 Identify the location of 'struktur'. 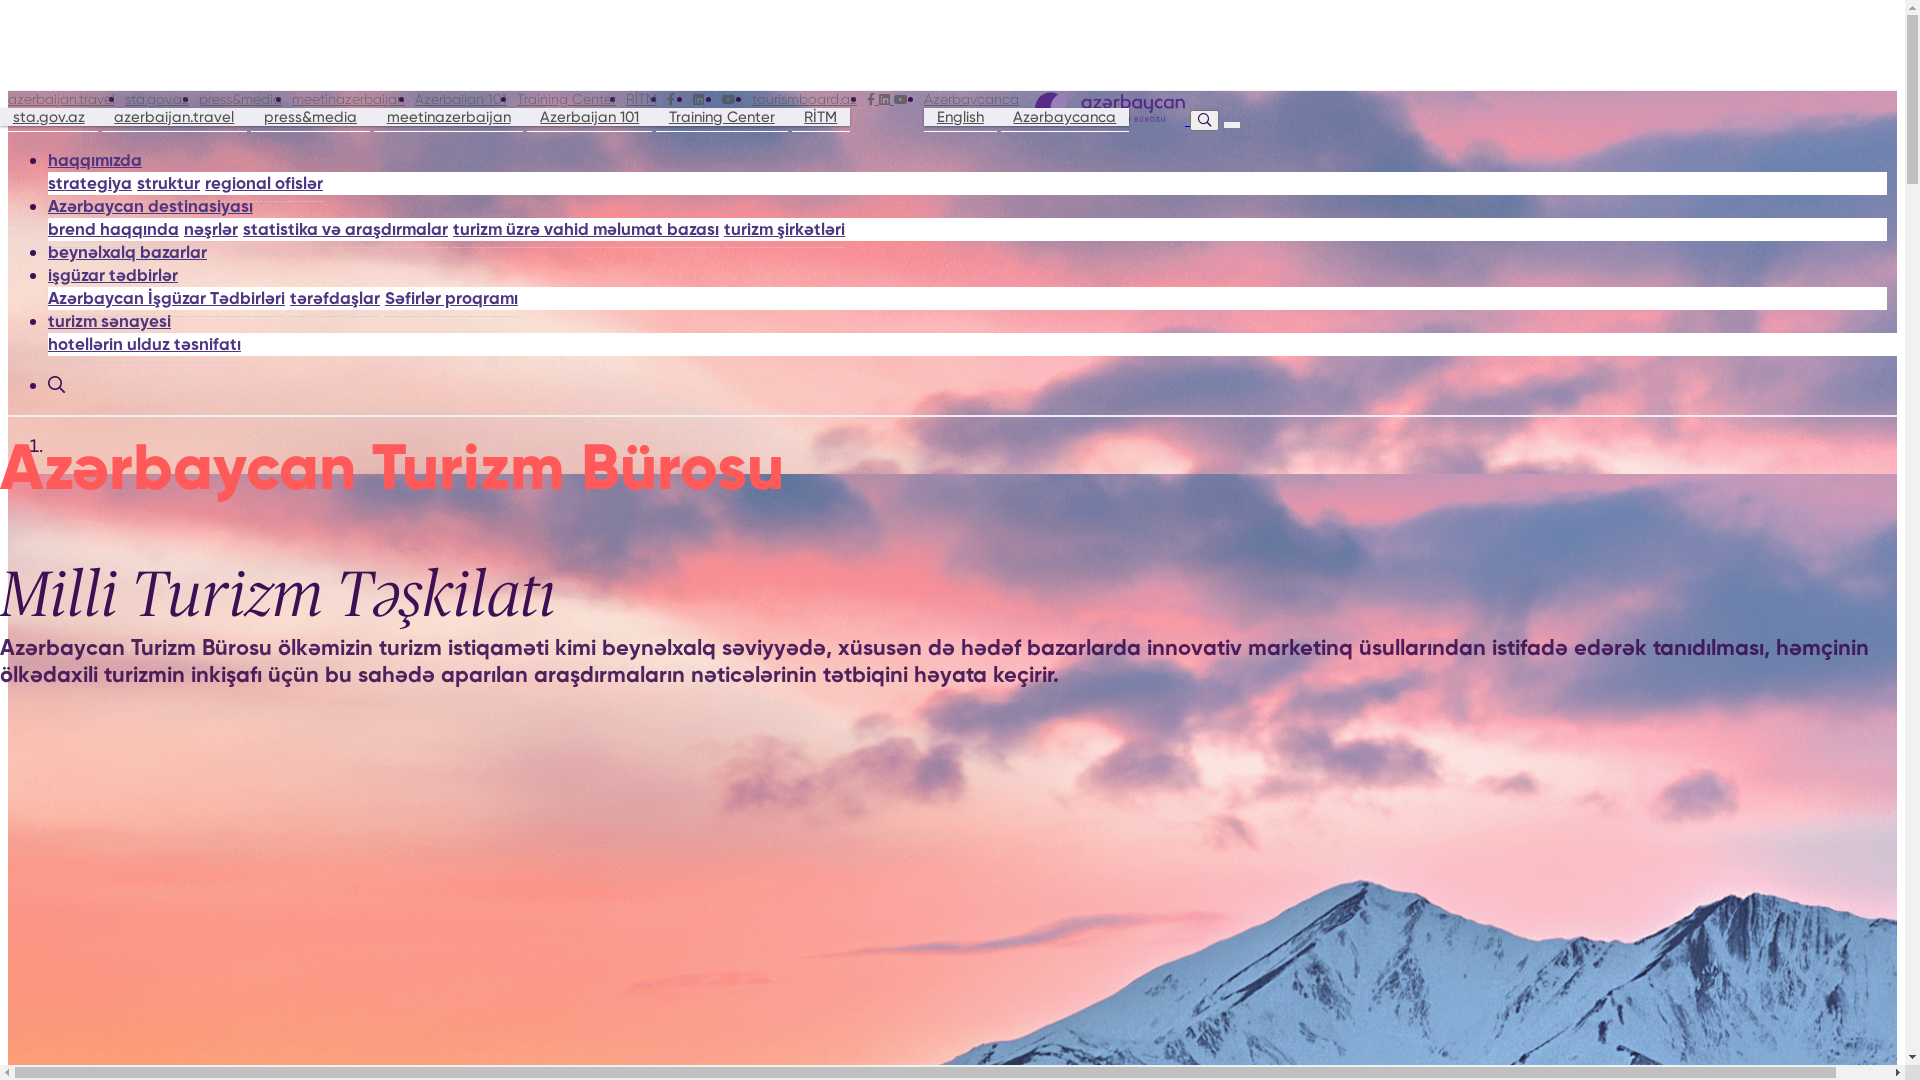
(168, 185).